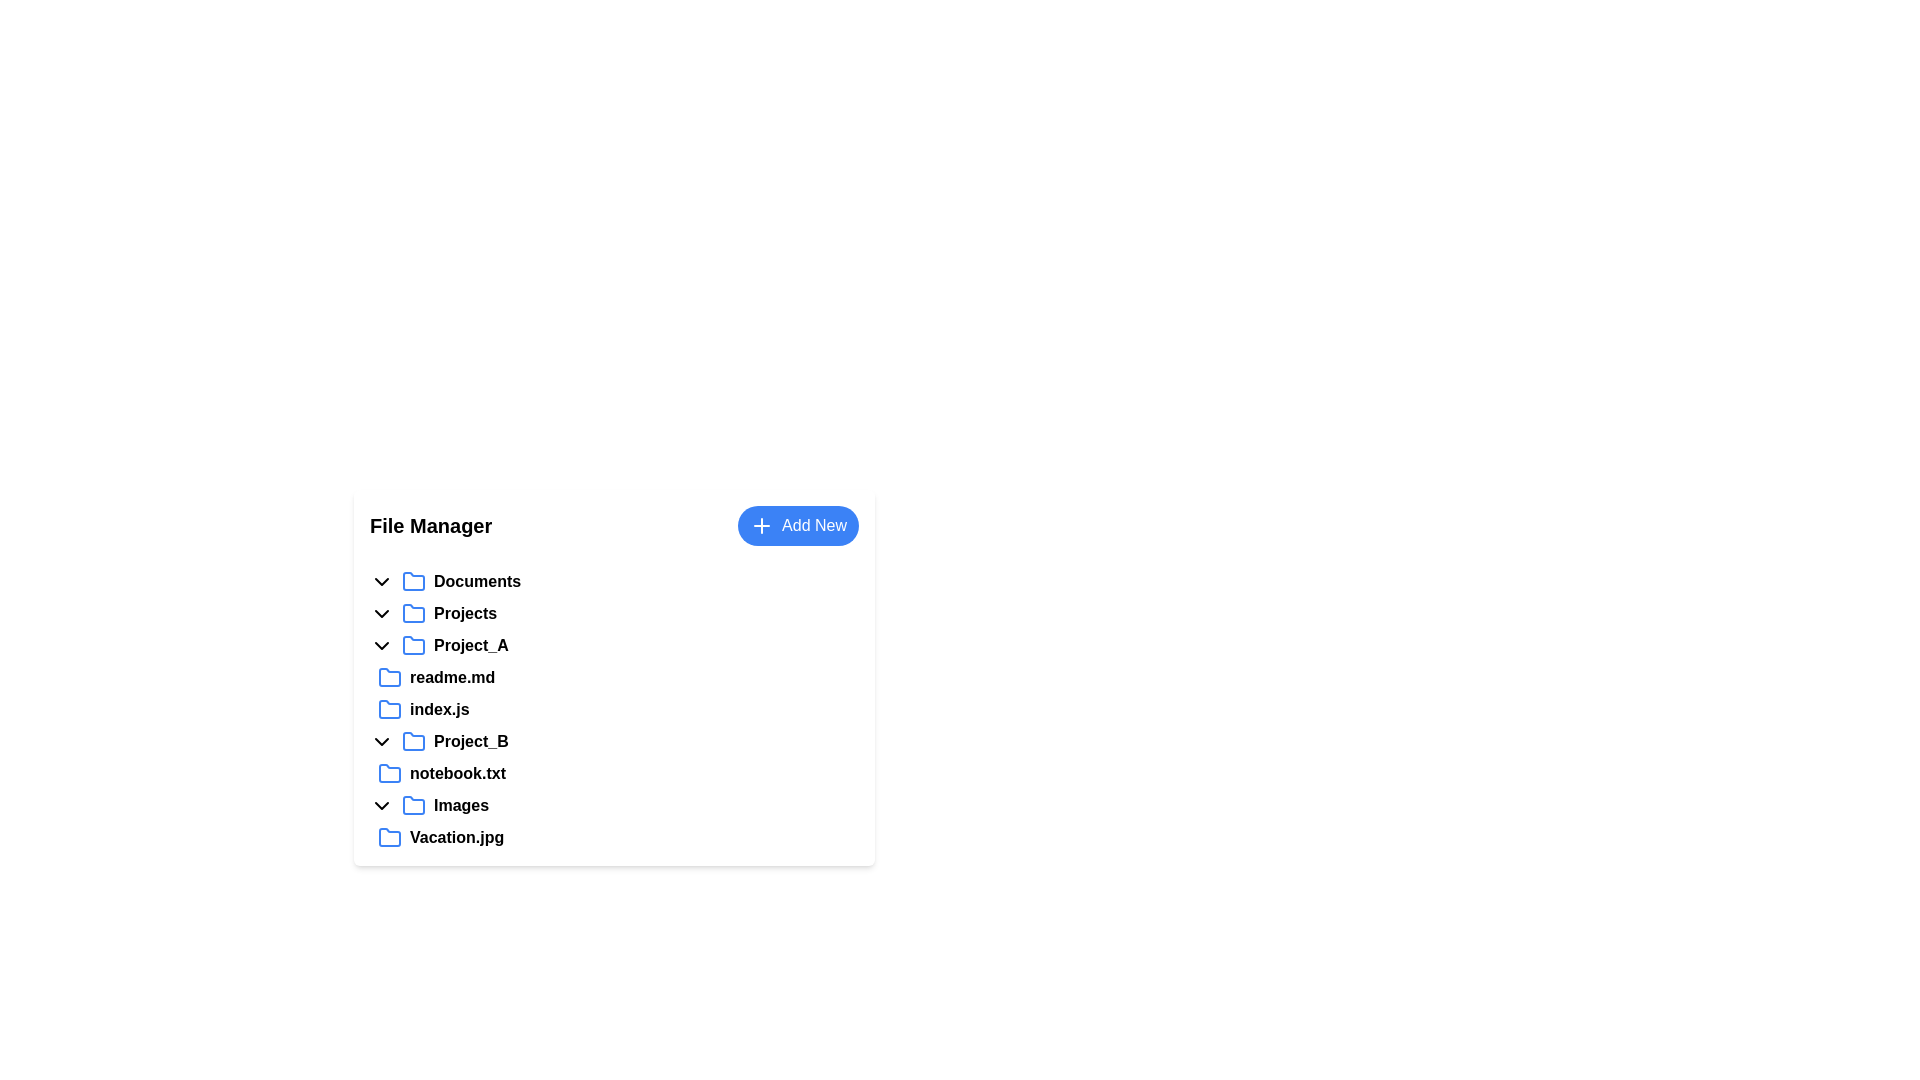 This screenshot has width=1920, height=1080. What do you see at coordinates (382, 741) in the screenshot?
I see `the dropdown indicator icon located to the left of the text 'Project_B'` at bounding box center [382, 741].